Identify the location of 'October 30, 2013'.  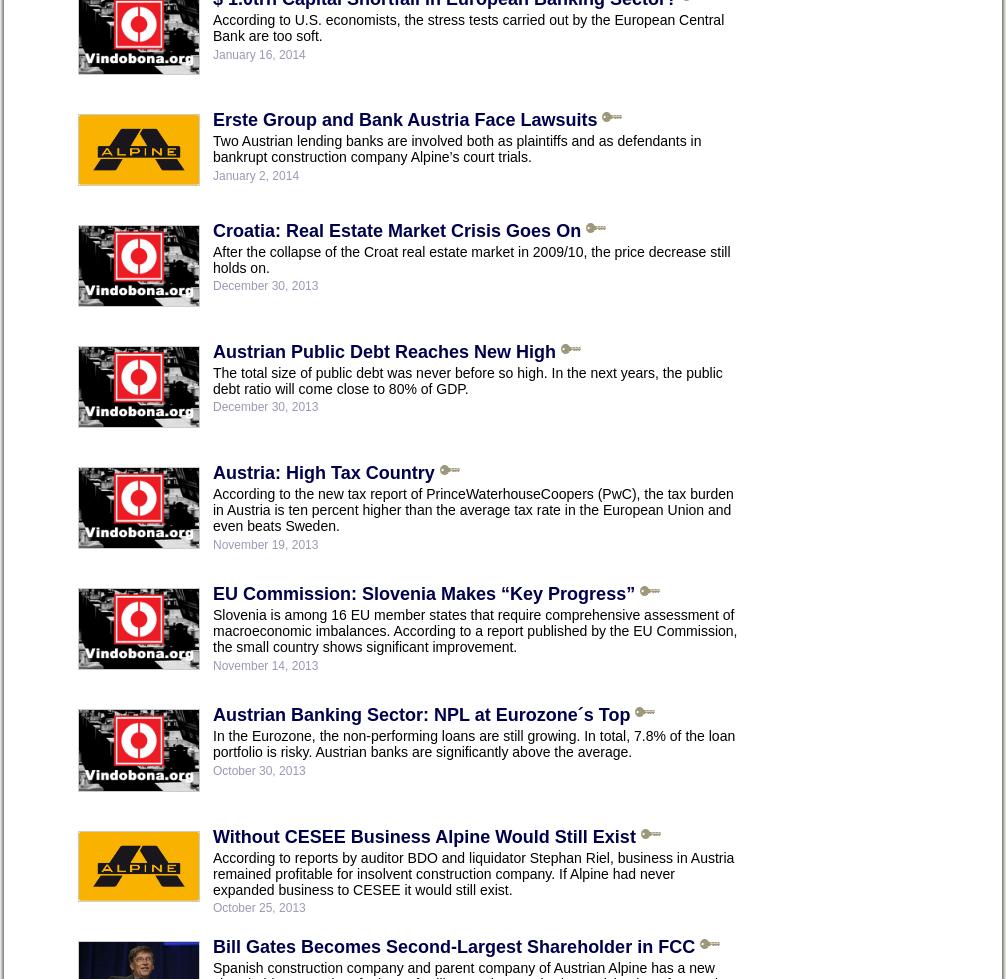
(258, 769).